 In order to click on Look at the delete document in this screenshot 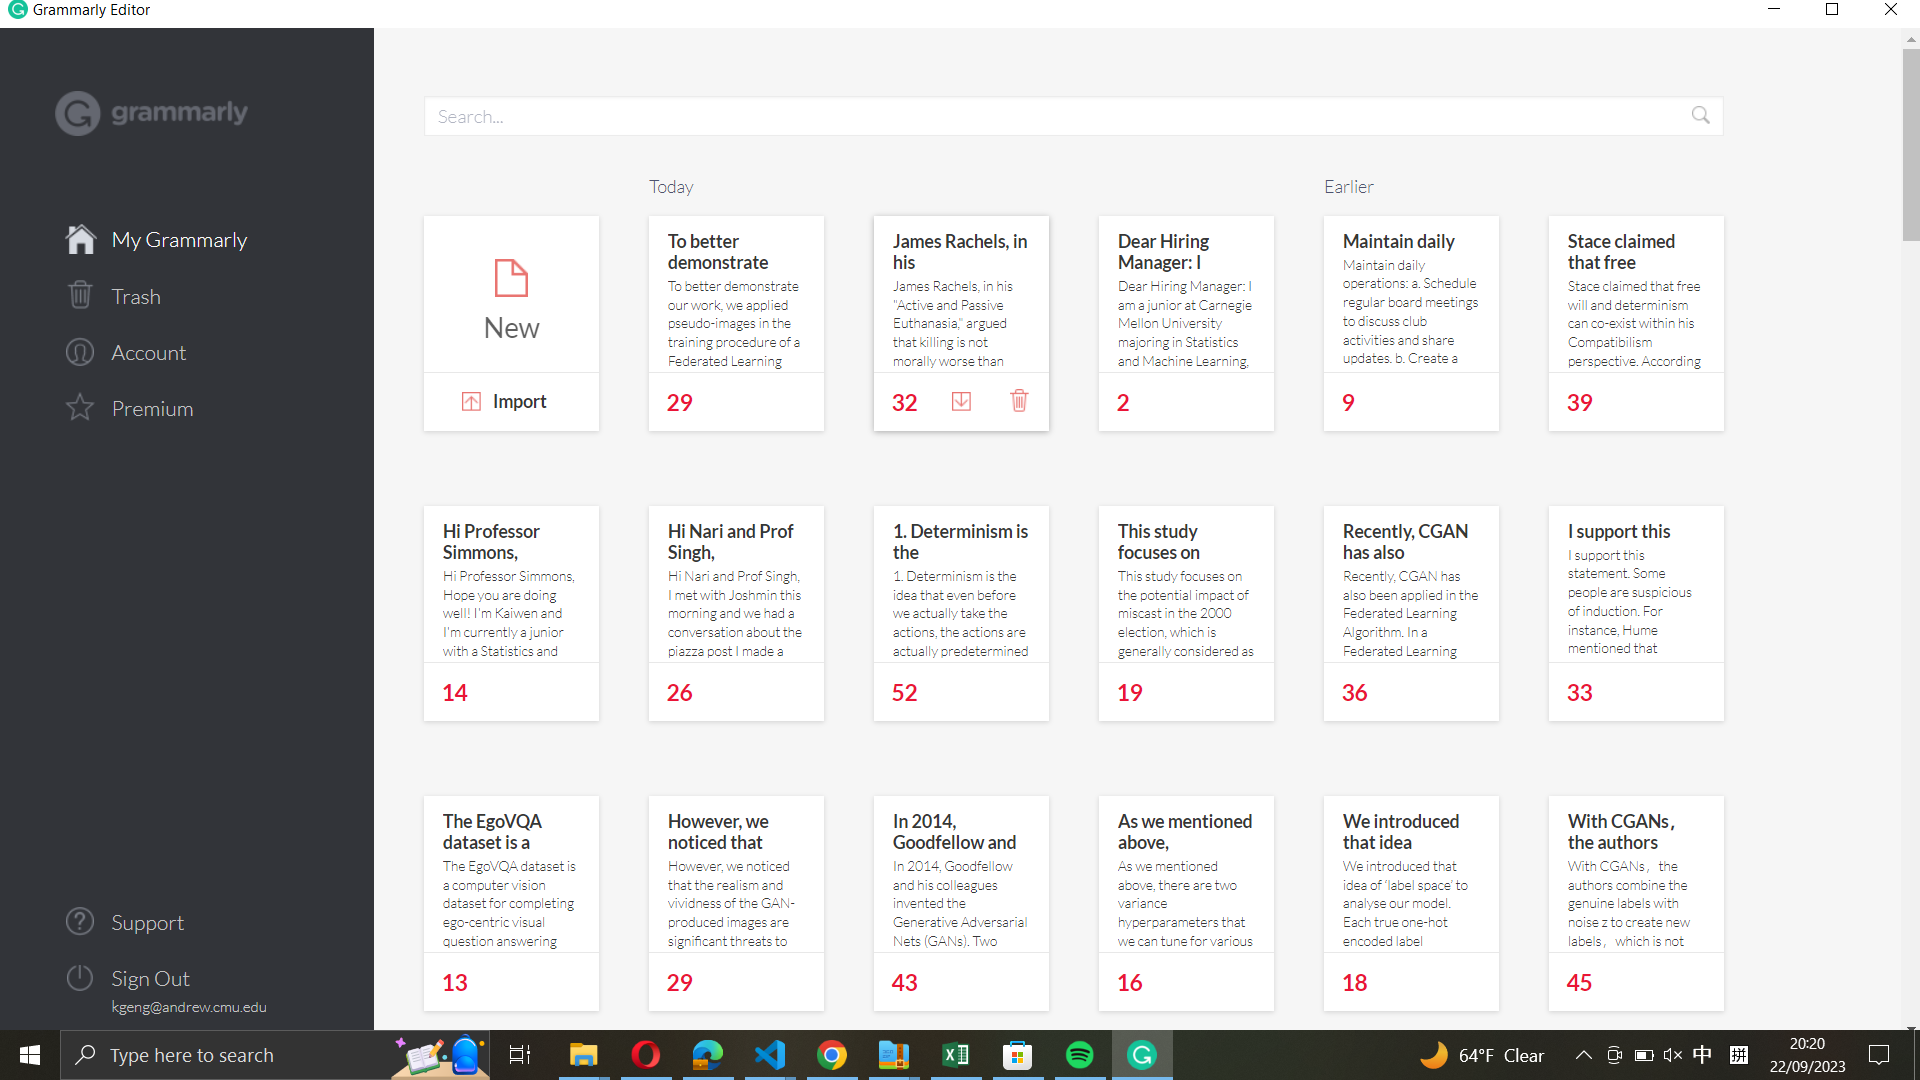, I will do `click(187, 294)`.